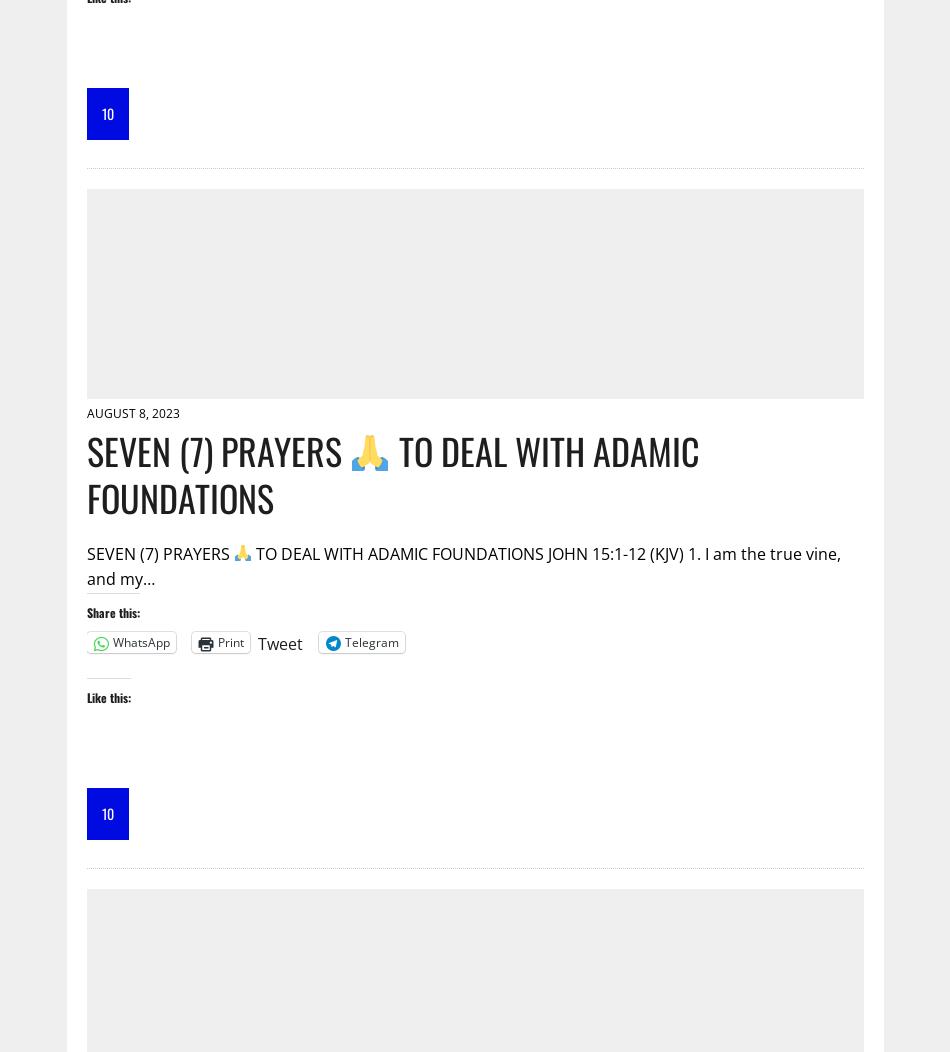  I want to click on 'Share this:', so click(85, 610).